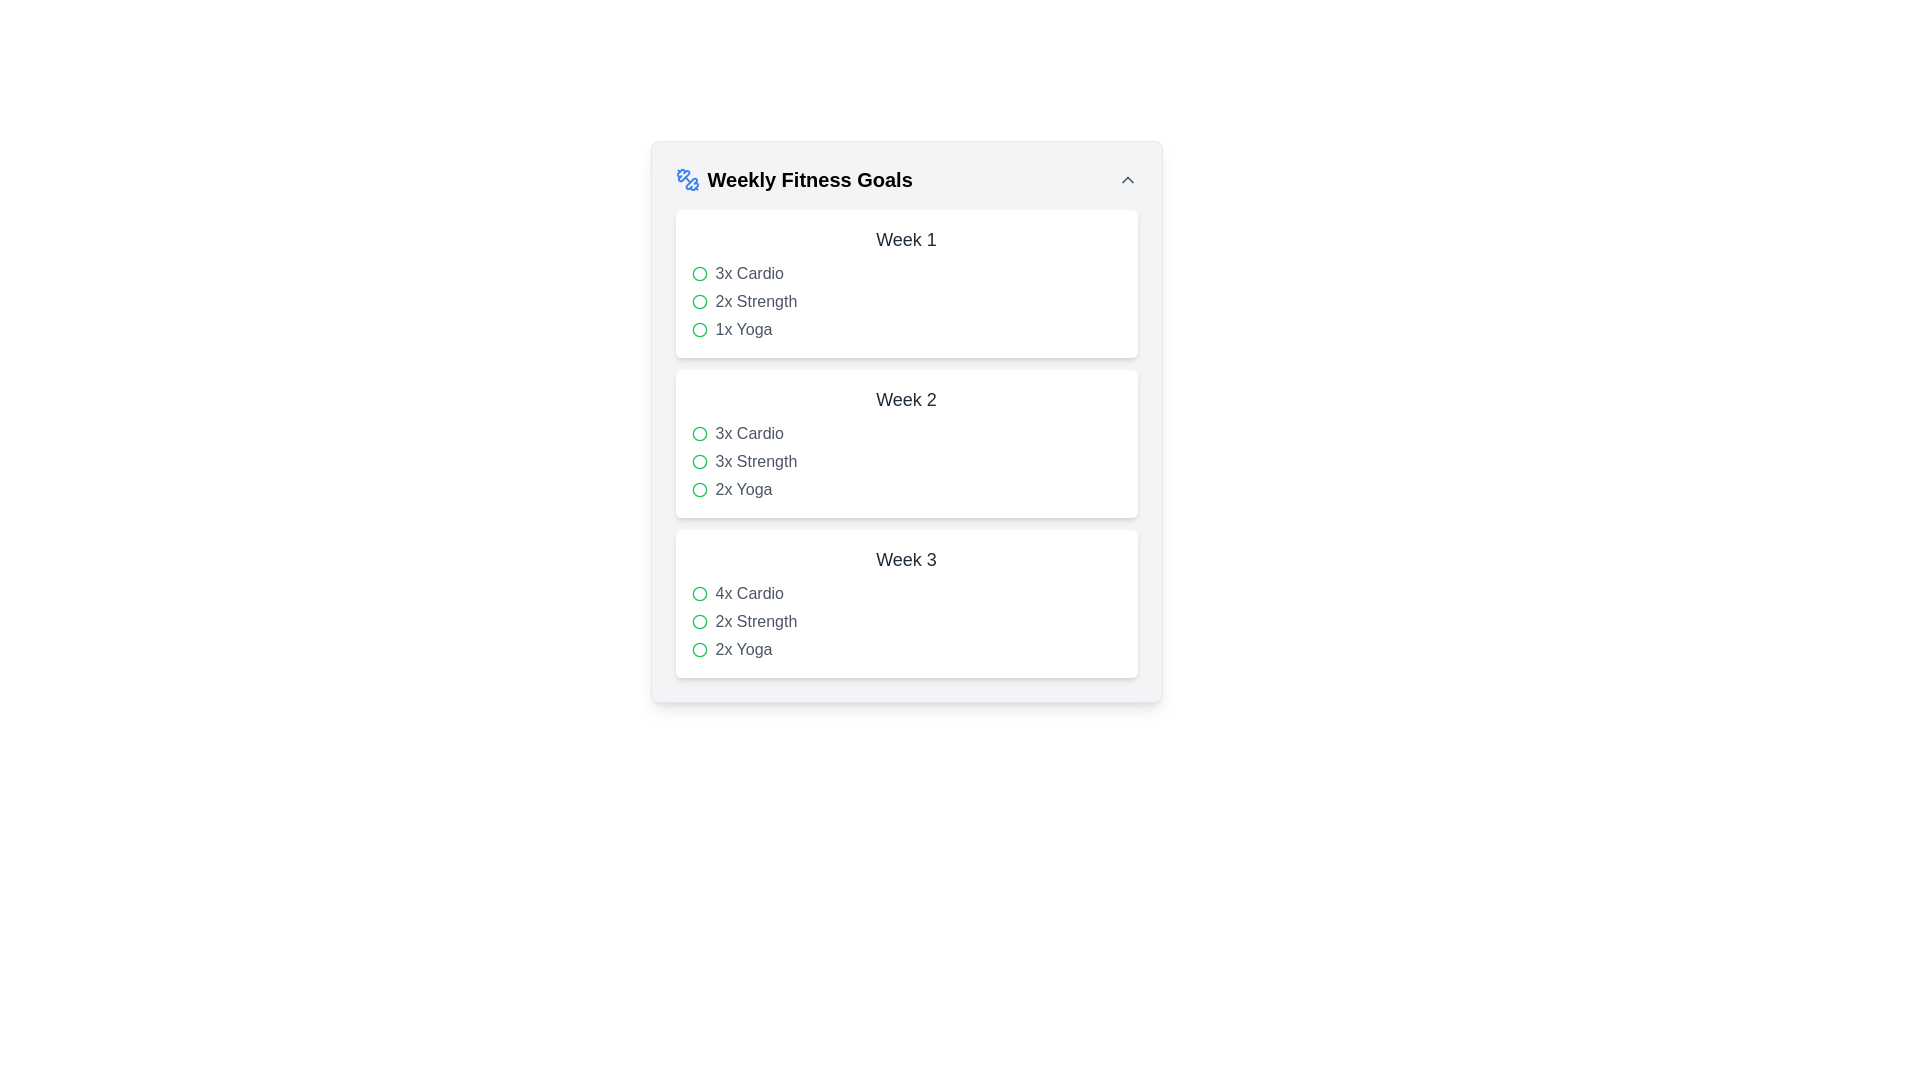 This screenshot has height=1080, width=1920. I want to click on the circular icon with a green border and white center, located to the left of '2x Strength' in the 'Week 1' section under 'Weekly Fitness Goals', so click(699, 301).